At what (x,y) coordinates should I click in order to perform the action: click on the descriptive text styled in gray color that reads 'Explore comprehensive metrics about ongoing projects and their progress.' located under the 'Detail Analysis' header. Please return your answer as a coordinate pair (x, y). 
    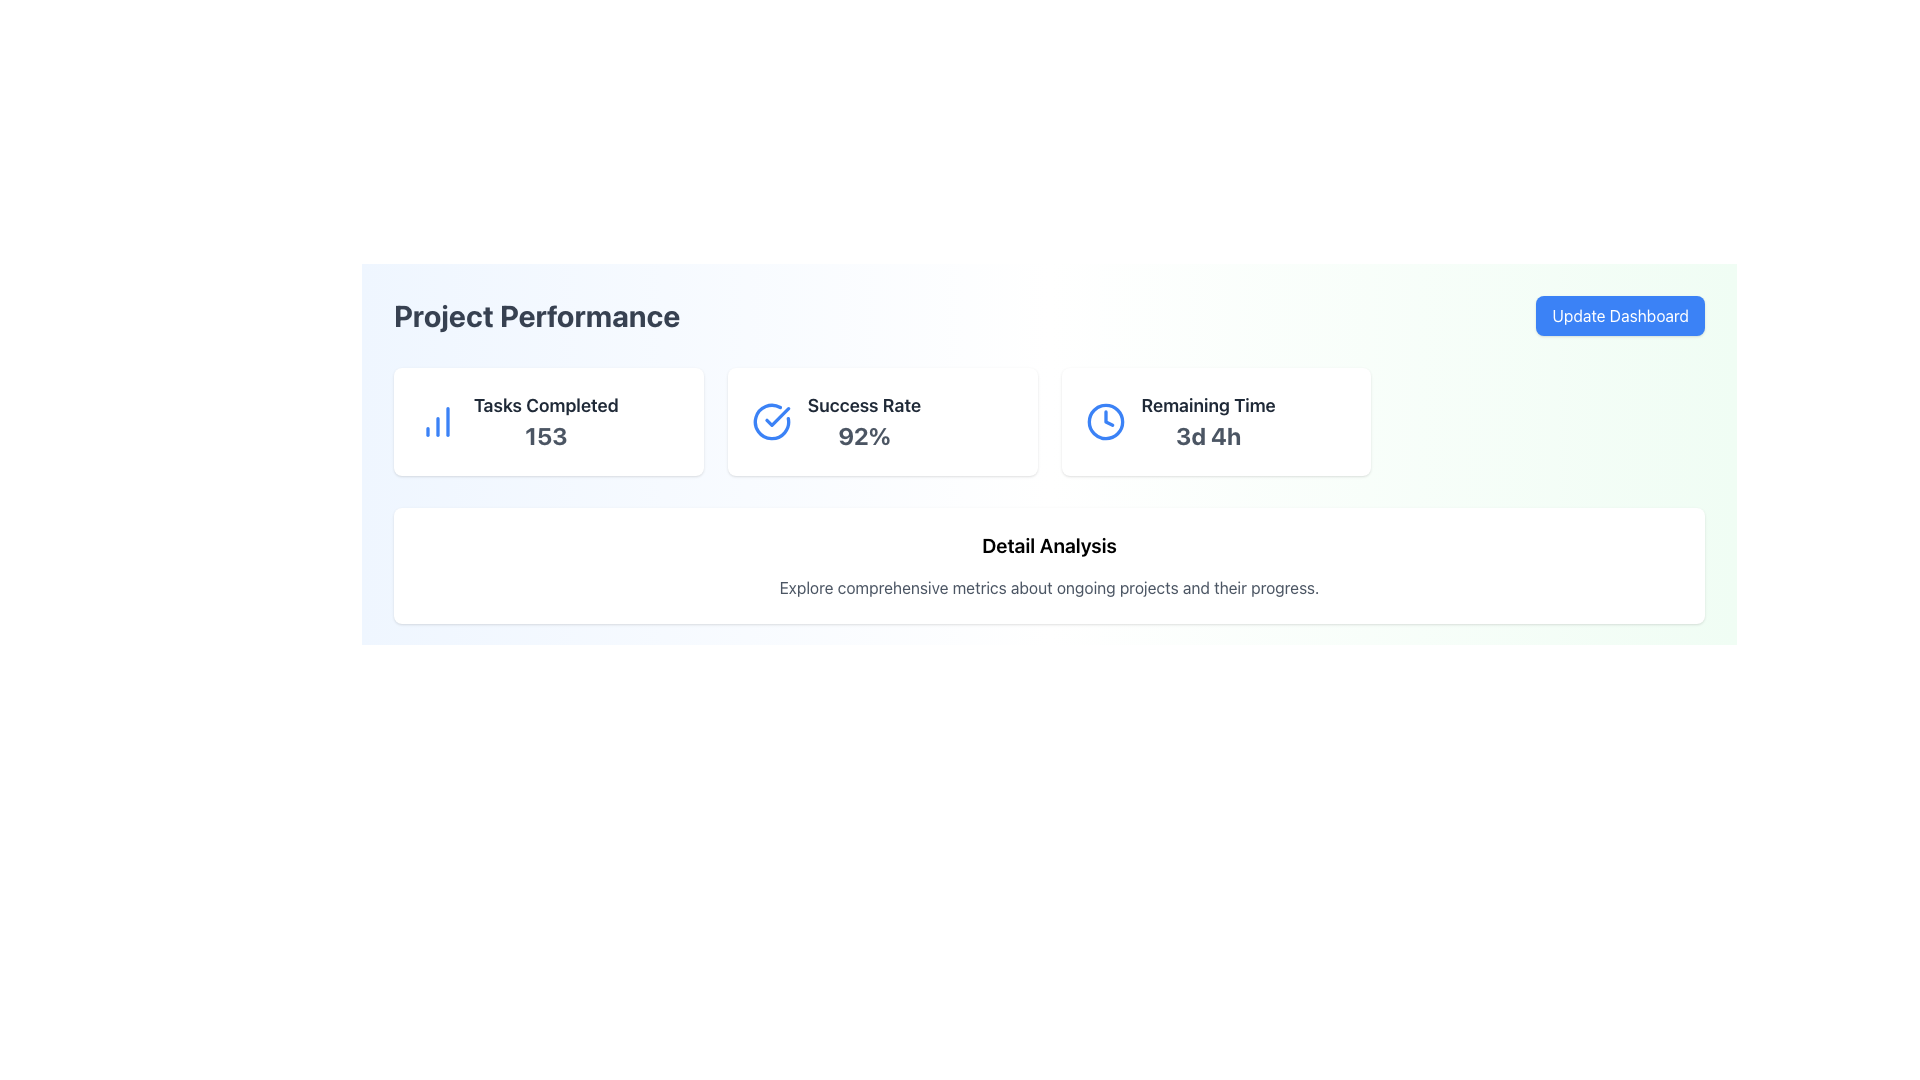
    Looking at the image, I should click on (1048, 586).